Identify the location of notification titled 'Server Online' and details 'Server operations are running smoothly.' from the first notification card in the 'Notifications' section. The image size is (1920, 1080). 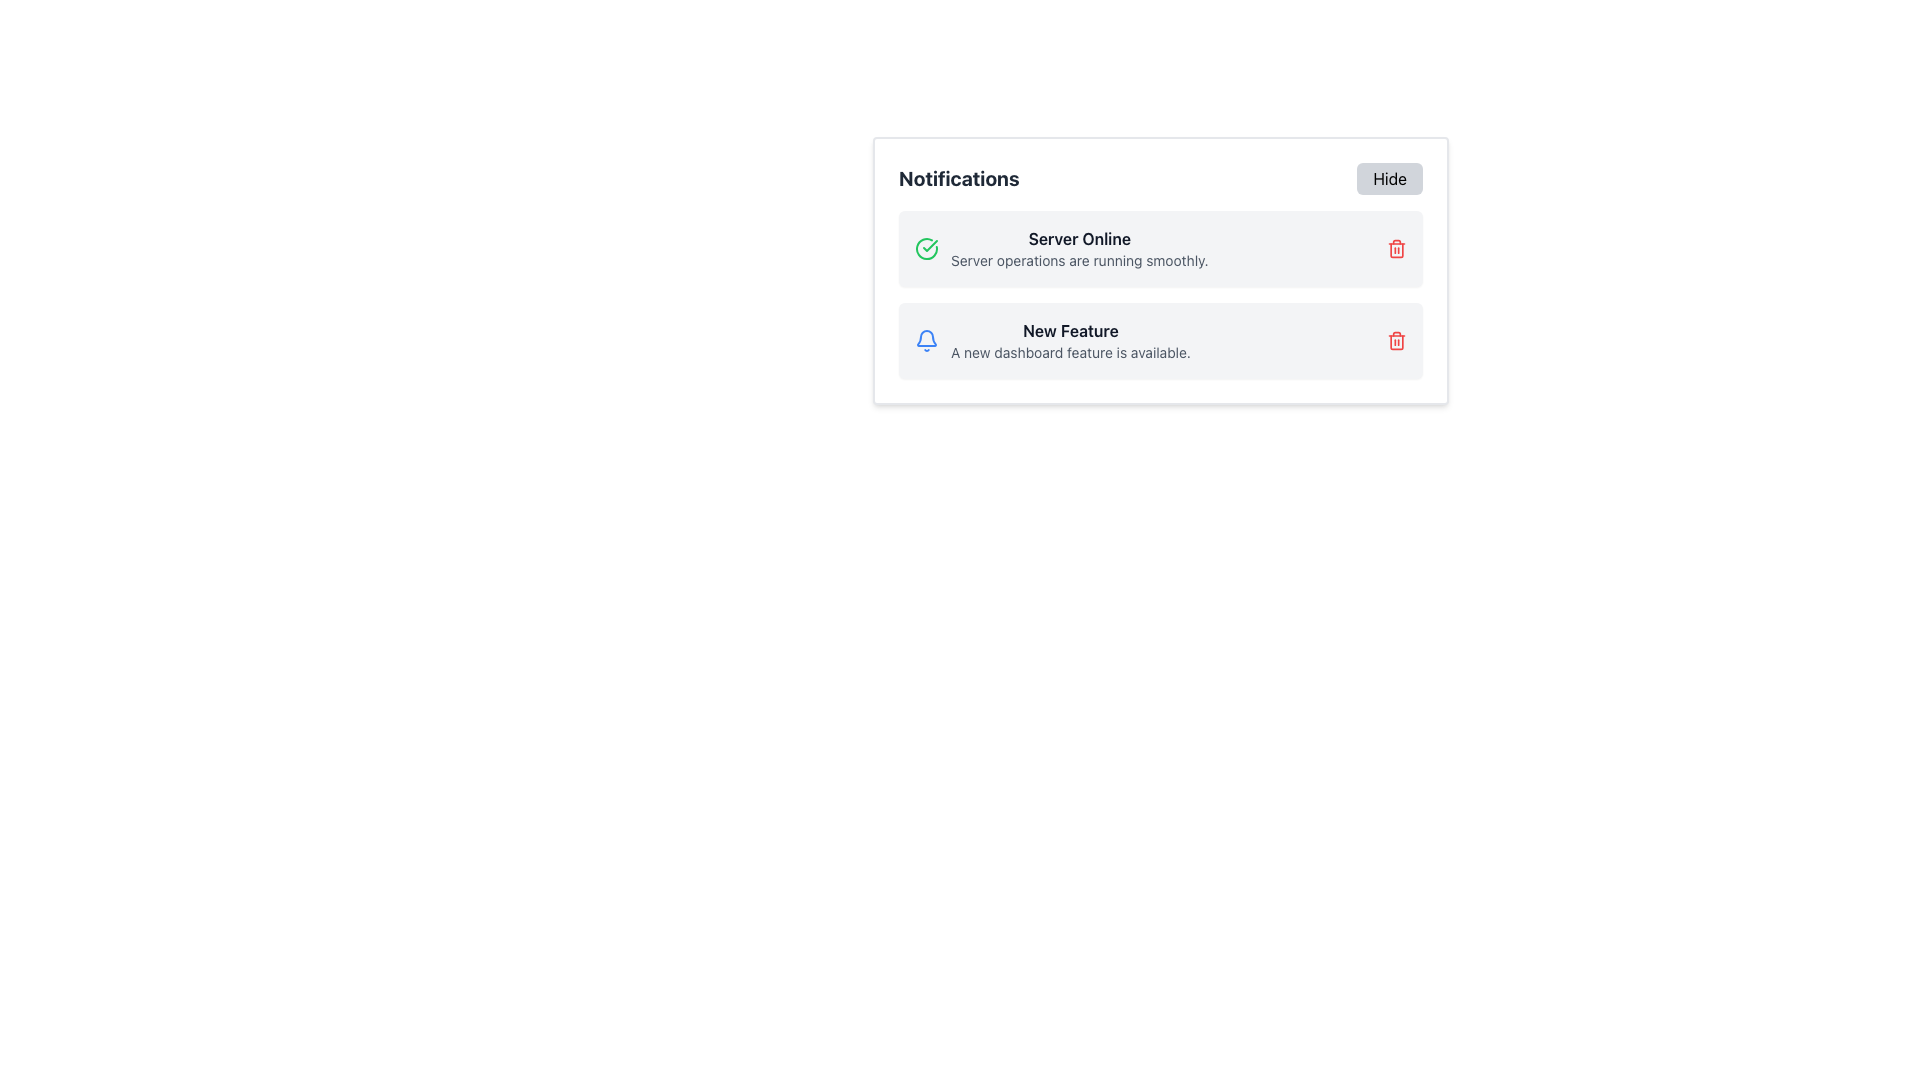
(1161, 270).